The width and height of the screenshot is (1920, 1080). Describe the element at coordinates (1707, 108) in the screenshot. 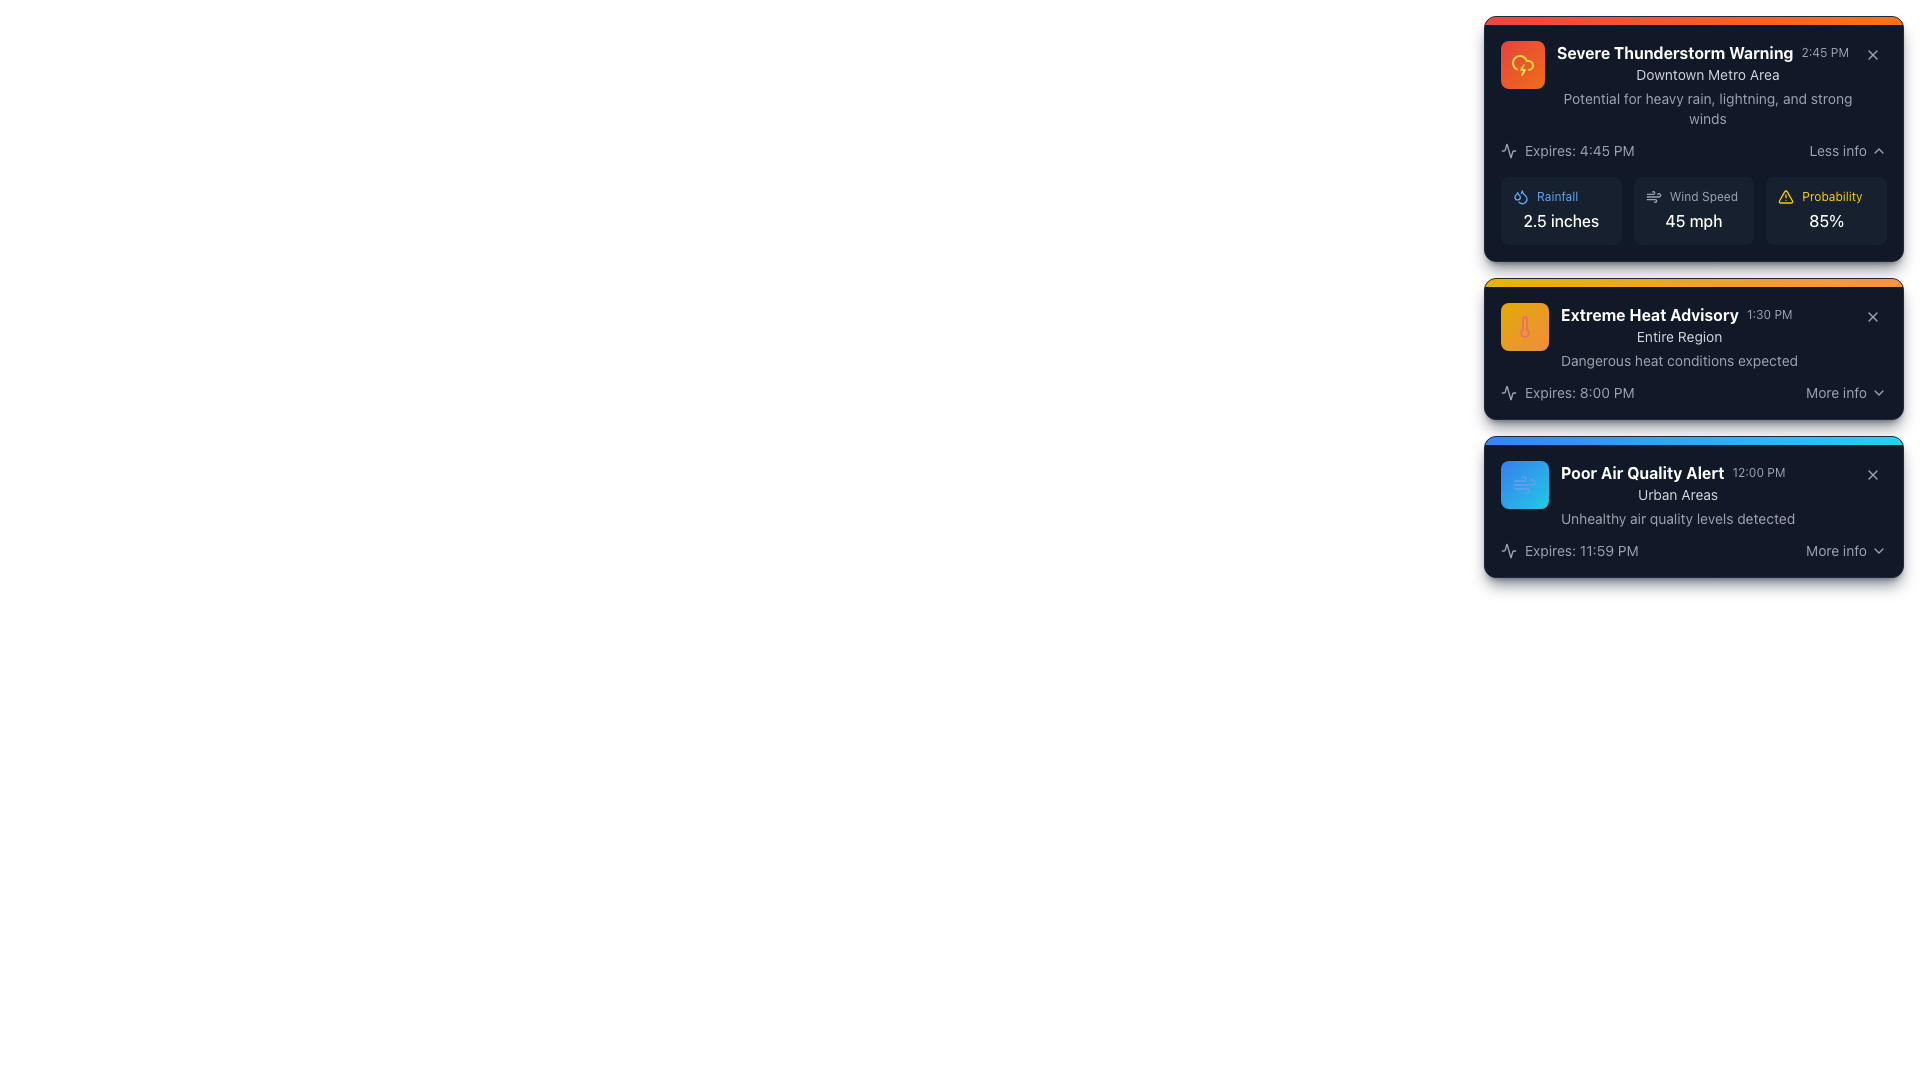

I see `the text label that provides additional descriptive information for the severe thunderstorm warning, positioned below the 'Downtown Metro Area' label and above detailed metrics` at that location.